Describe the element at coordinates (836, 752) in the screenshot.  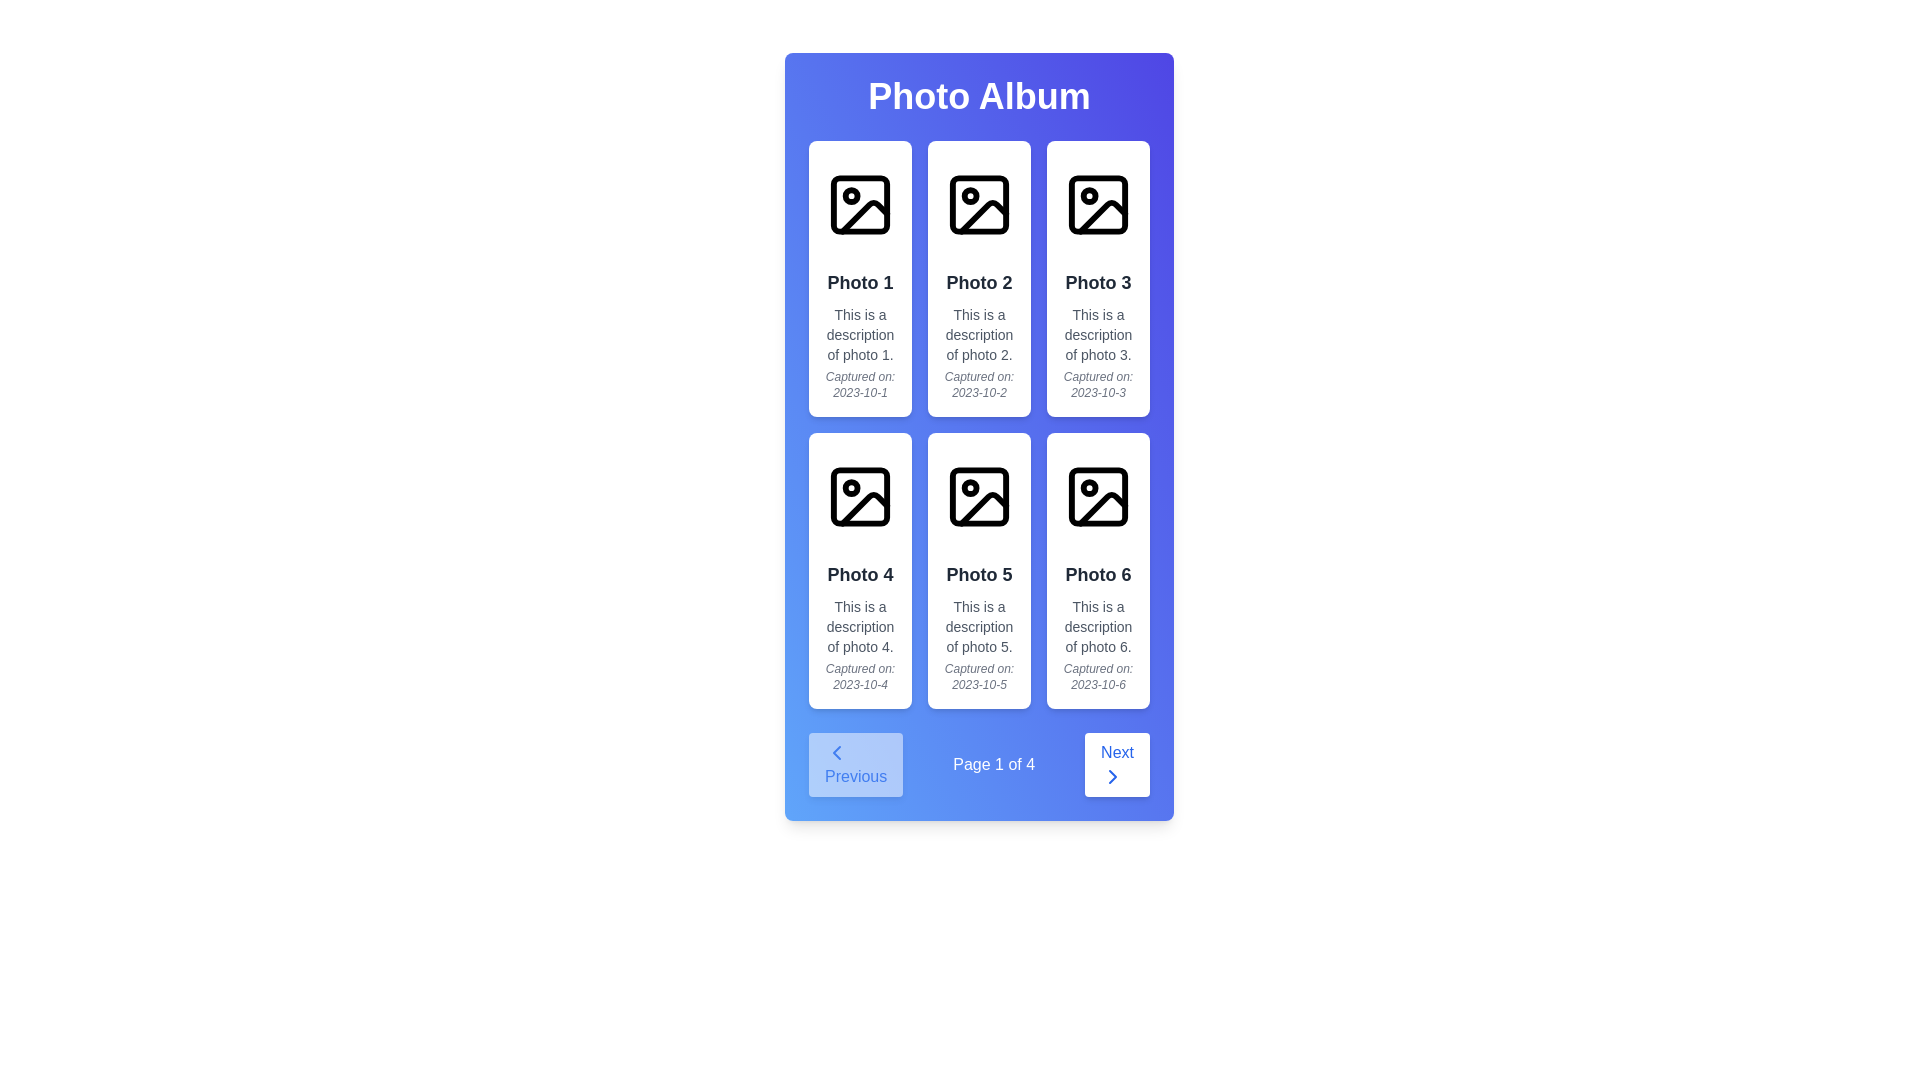
I see `the SVG Icon that indicates navigating to the previous page, located inside the 'Previous' button at the bottom-left corner of the main content area` at that location.